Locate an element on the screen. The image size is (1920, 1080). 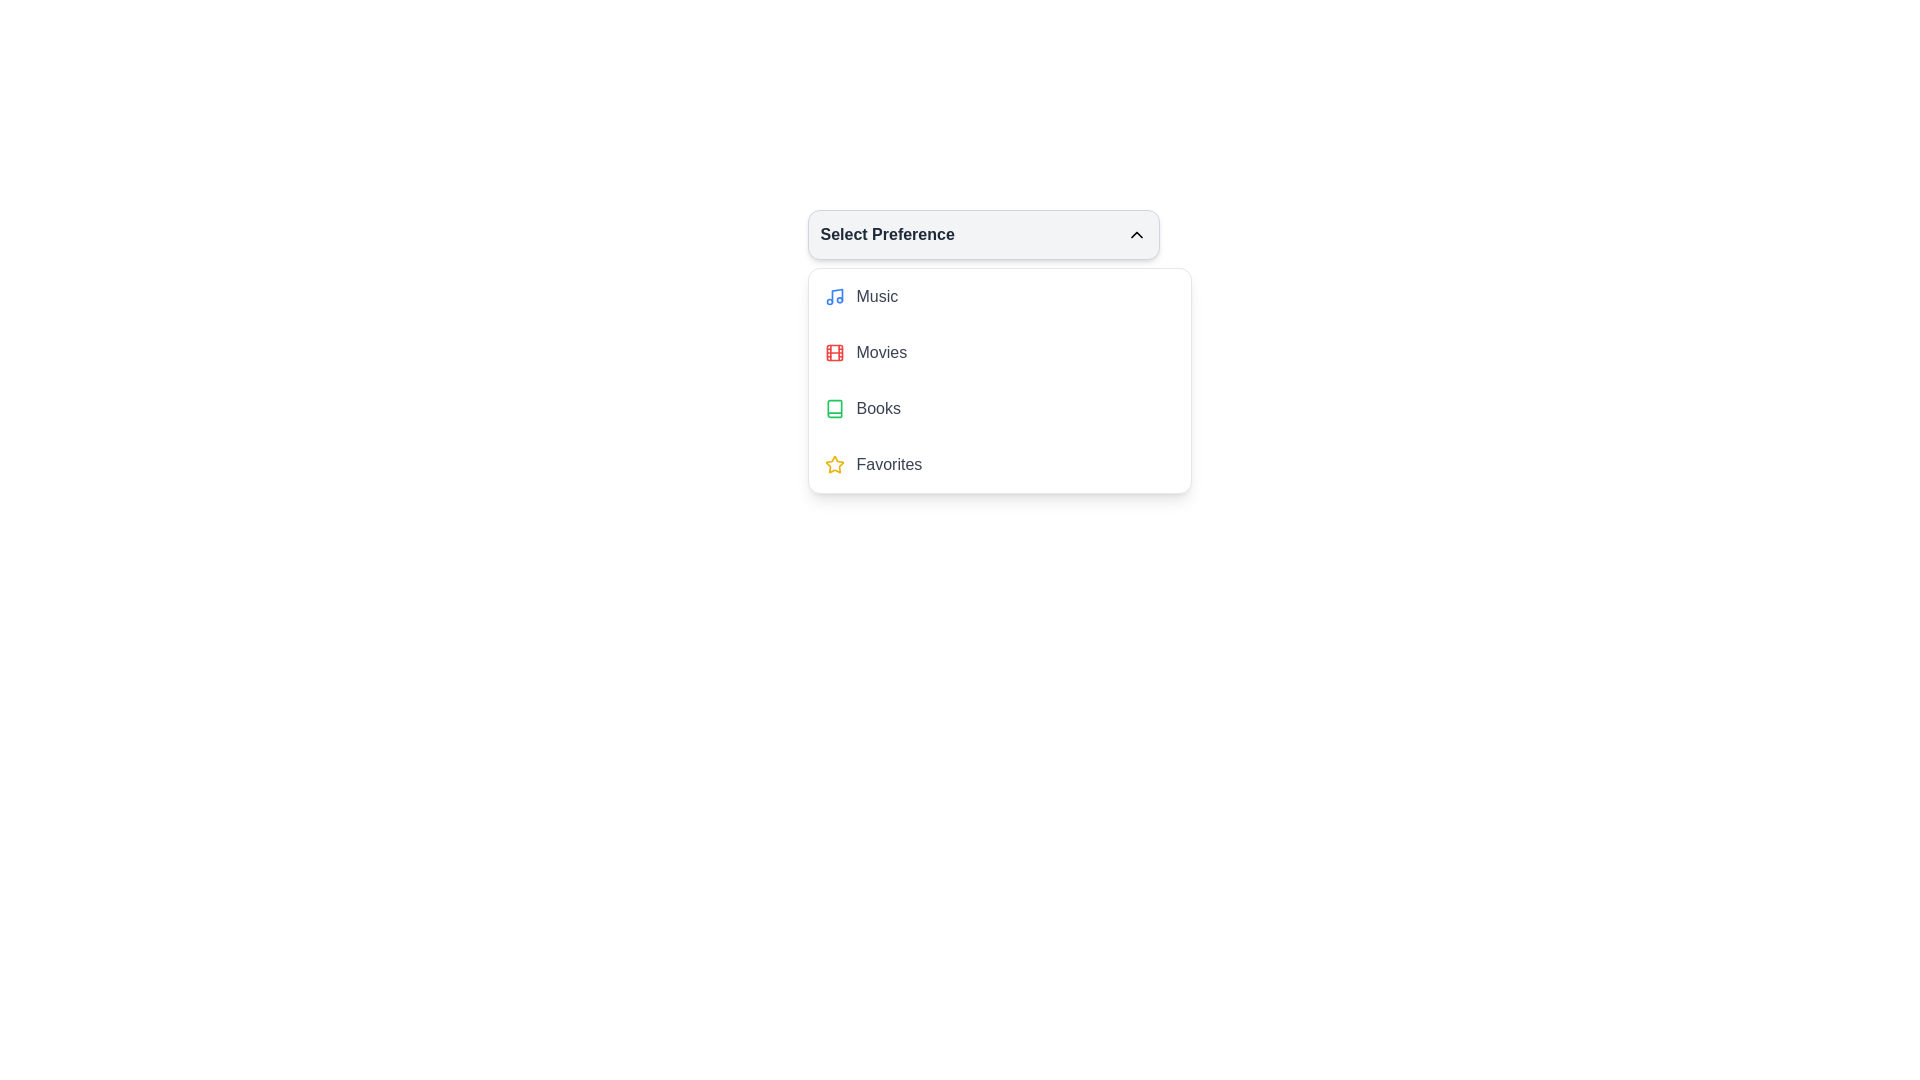
'Books' text label, which is the third option in the dropdown menu labeled 'Select Preference' and is positioned to the right of the green book icon is located at coordinates (878, 407).